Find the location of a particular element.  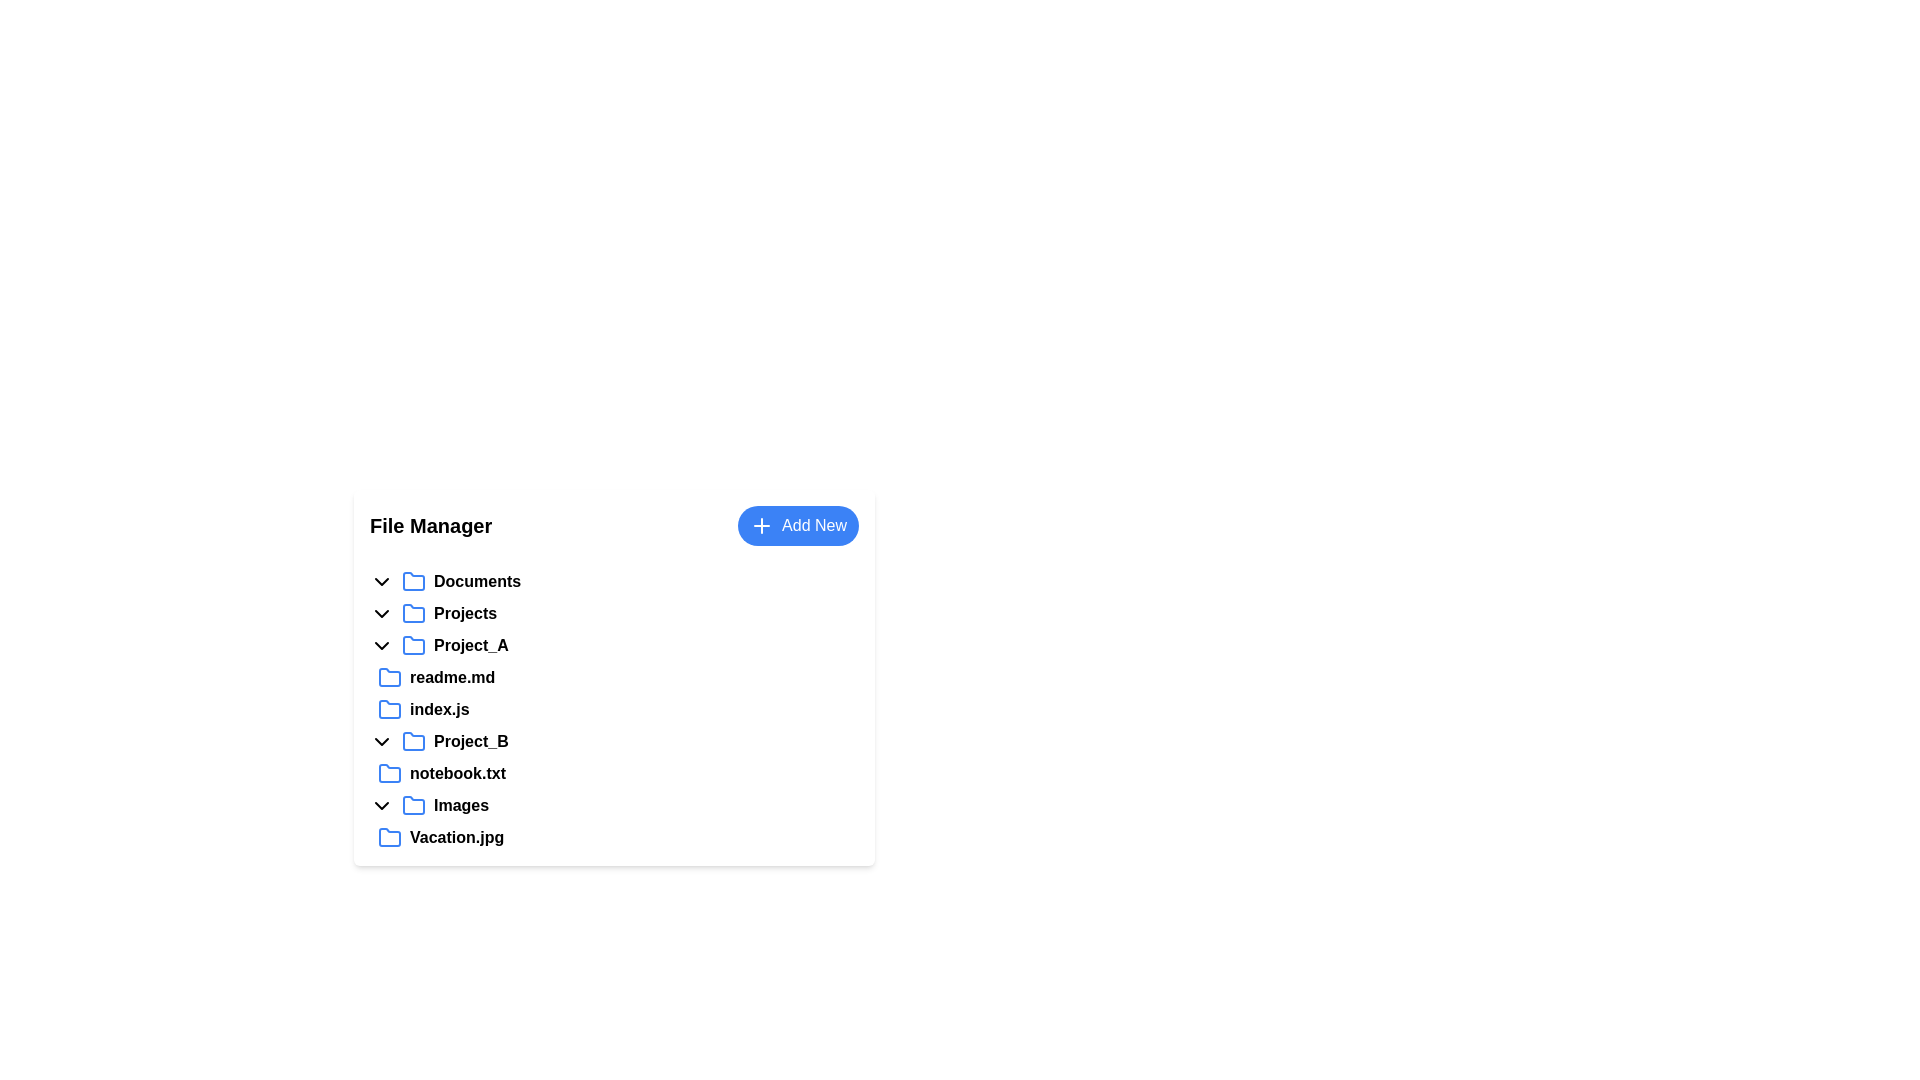

the folder icon with a blue outline that is positioned next to the 'Images' label is located at coordinates (389, 837).